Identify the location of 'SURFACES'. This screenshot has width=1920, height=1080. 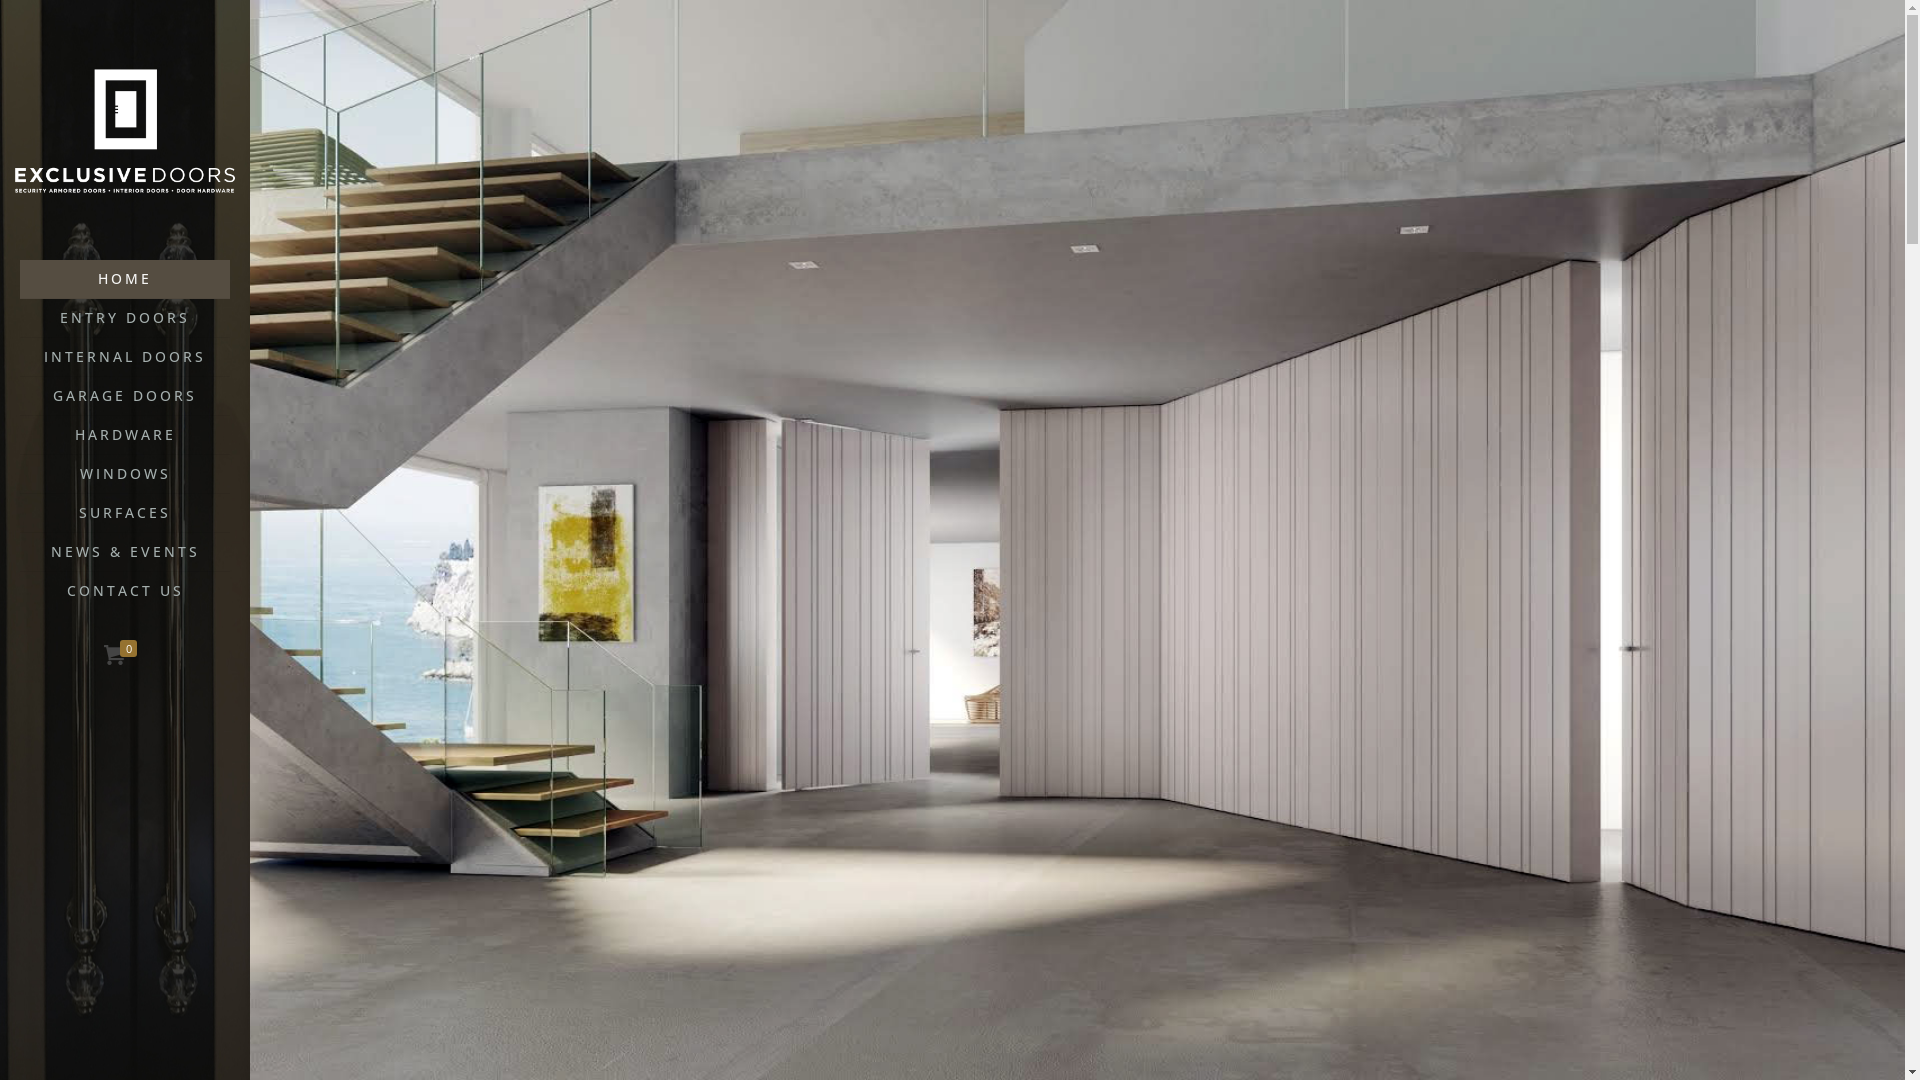
(19, 512).